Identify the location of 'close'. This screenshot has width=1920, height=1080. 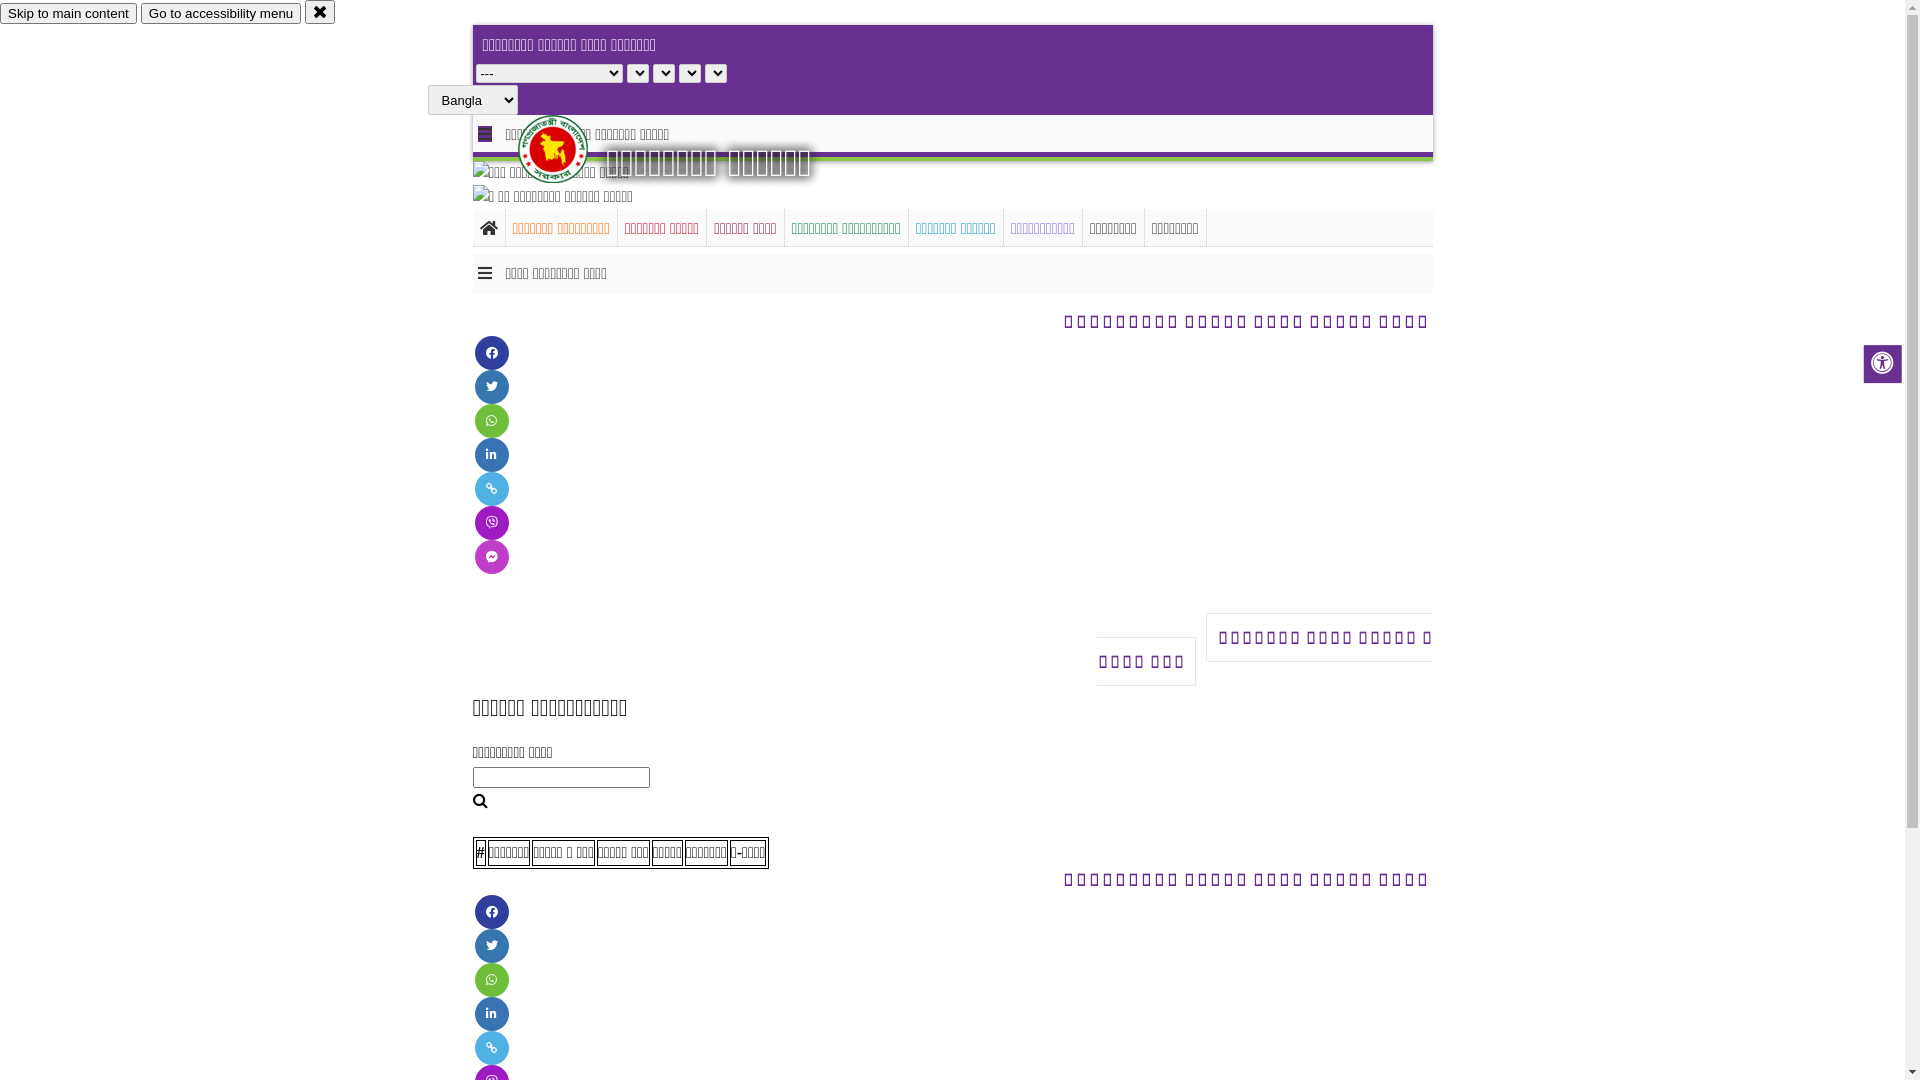
(304, 11).